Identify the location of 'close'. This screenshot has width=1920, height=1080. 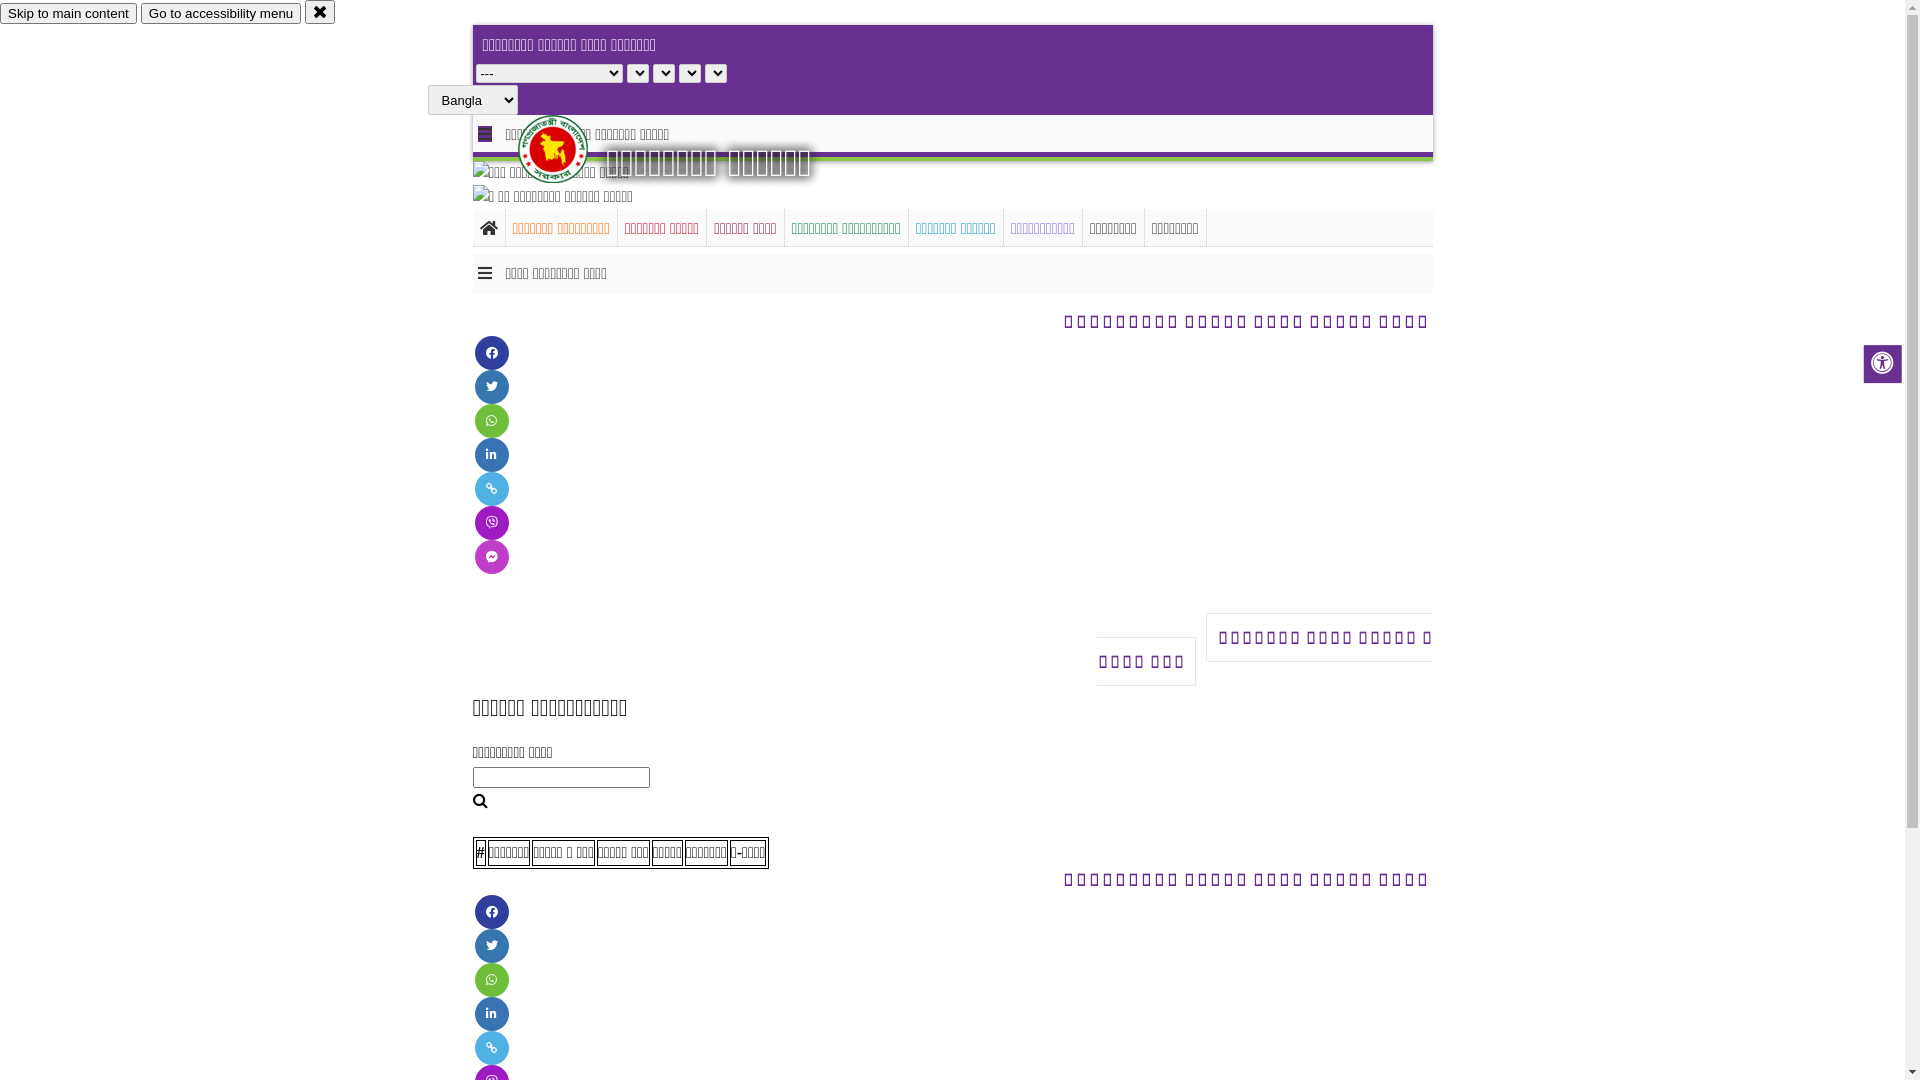
(304, 11).